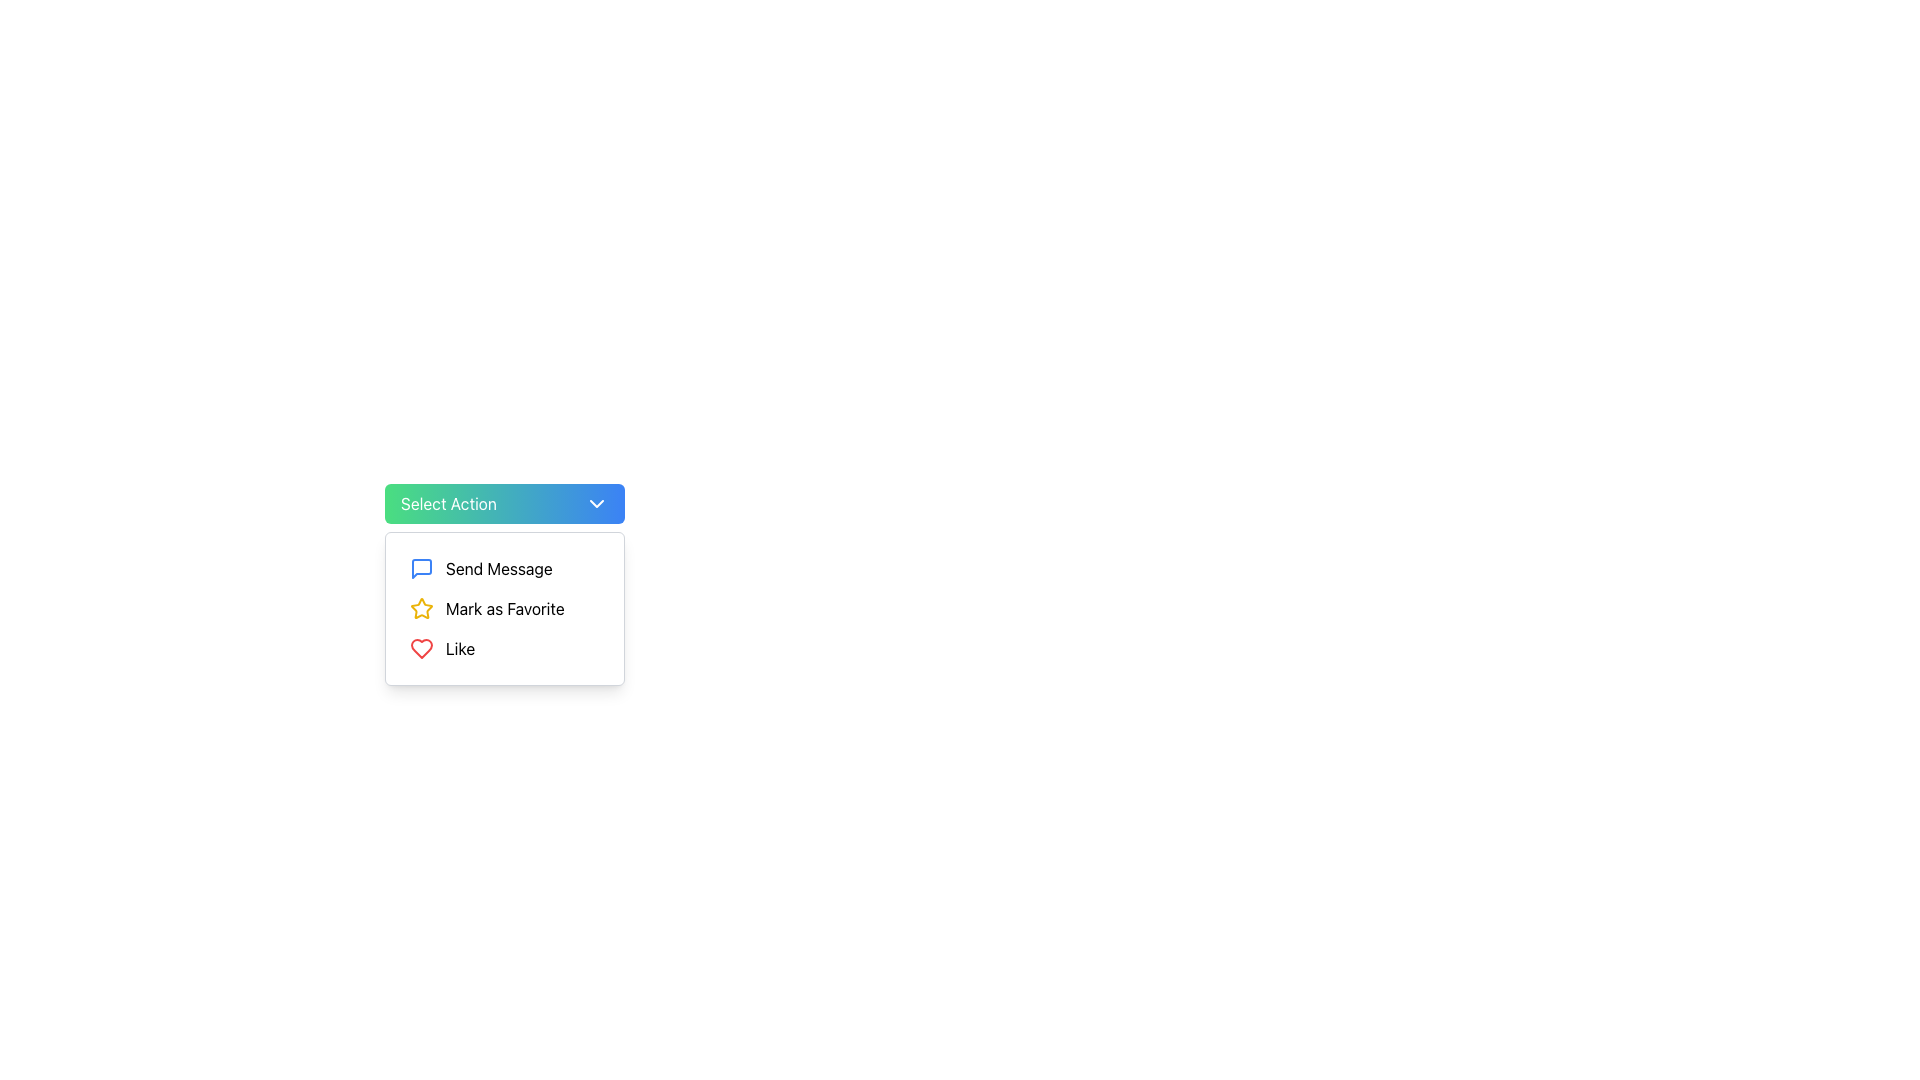  What do you see at coordinates (595, 503) in the screenshot?
I see `the chevron icon located at the far-right of the 'Select Action' button to trigger hover-based styles` at bounding box center [595, 503].